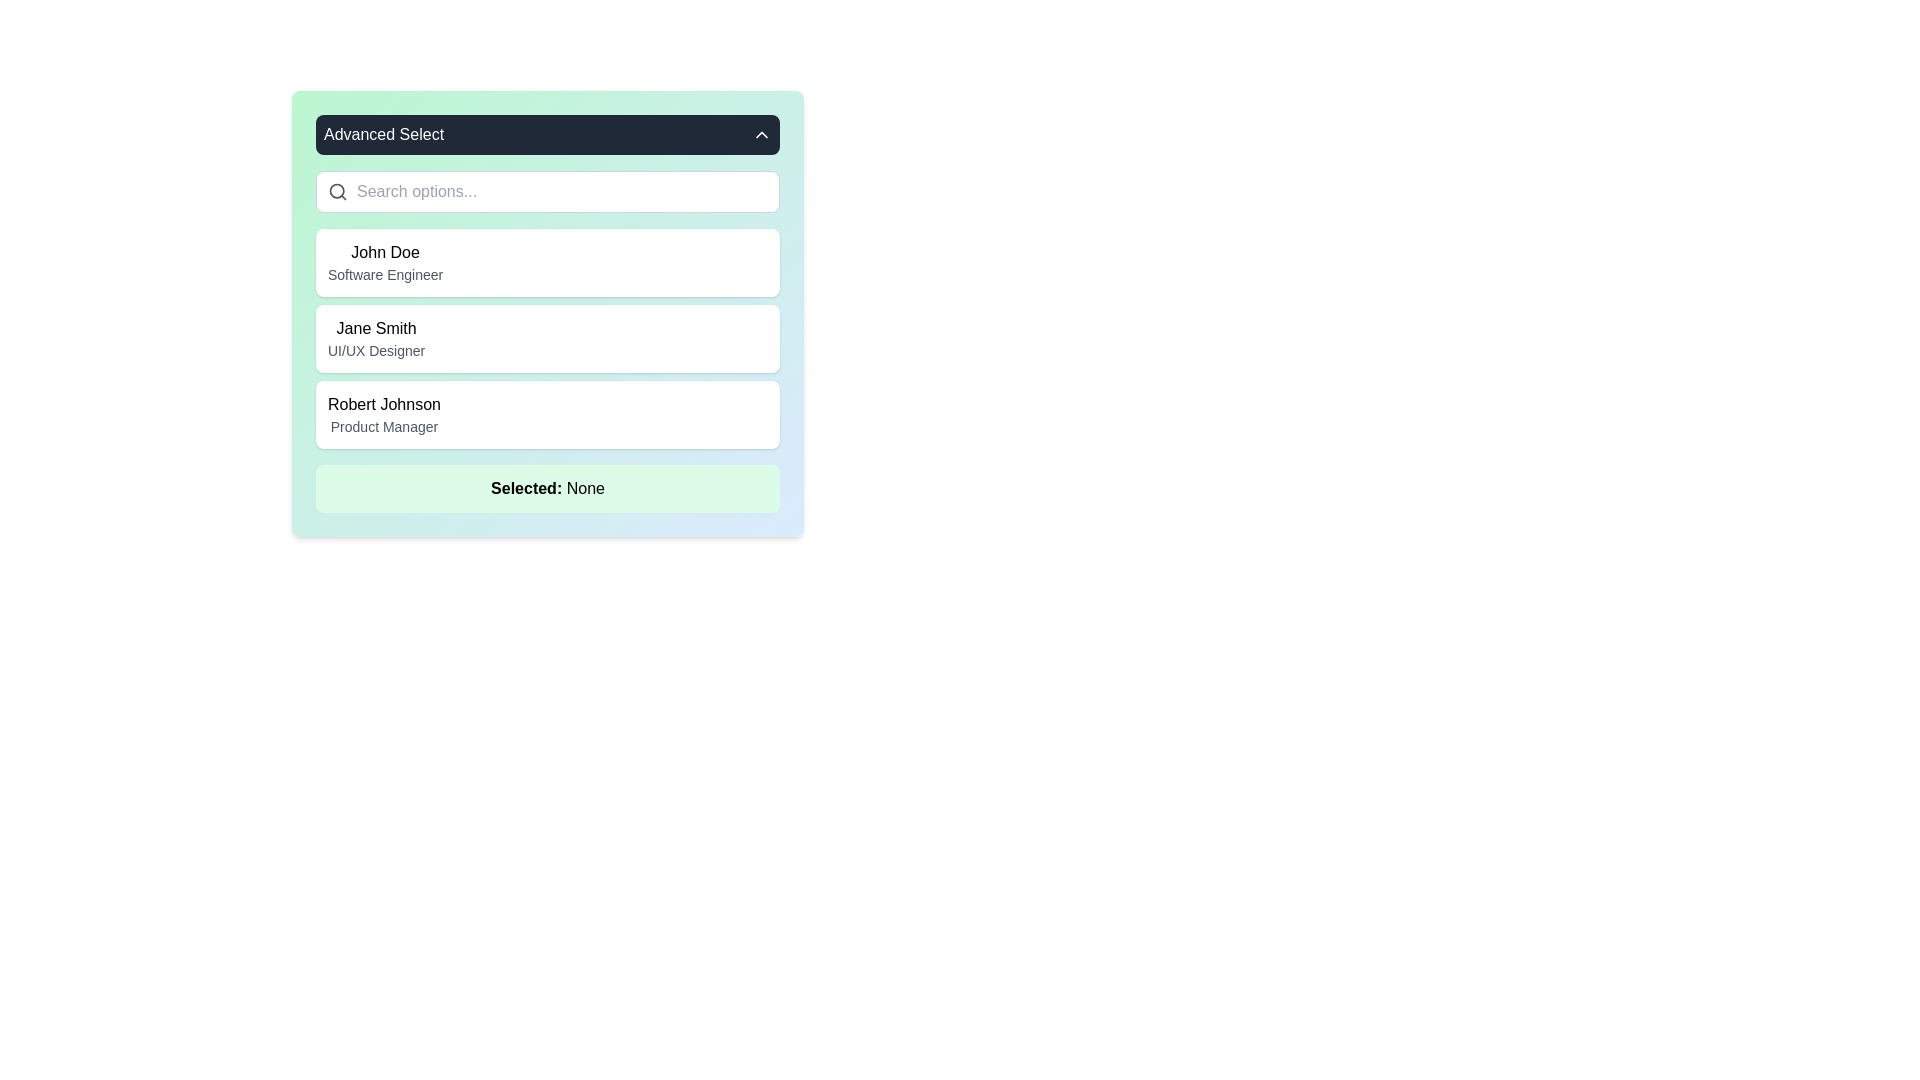 This screenshot has height=1080, width=1920. What do you see at coordinates (385, 252) in the screenshot?
I see `text label displaying 'John Doe' which is styled in medium font weight and appears in black color at the top of a selectable item card in the dropdown menu` at bounding box center [385, 252].